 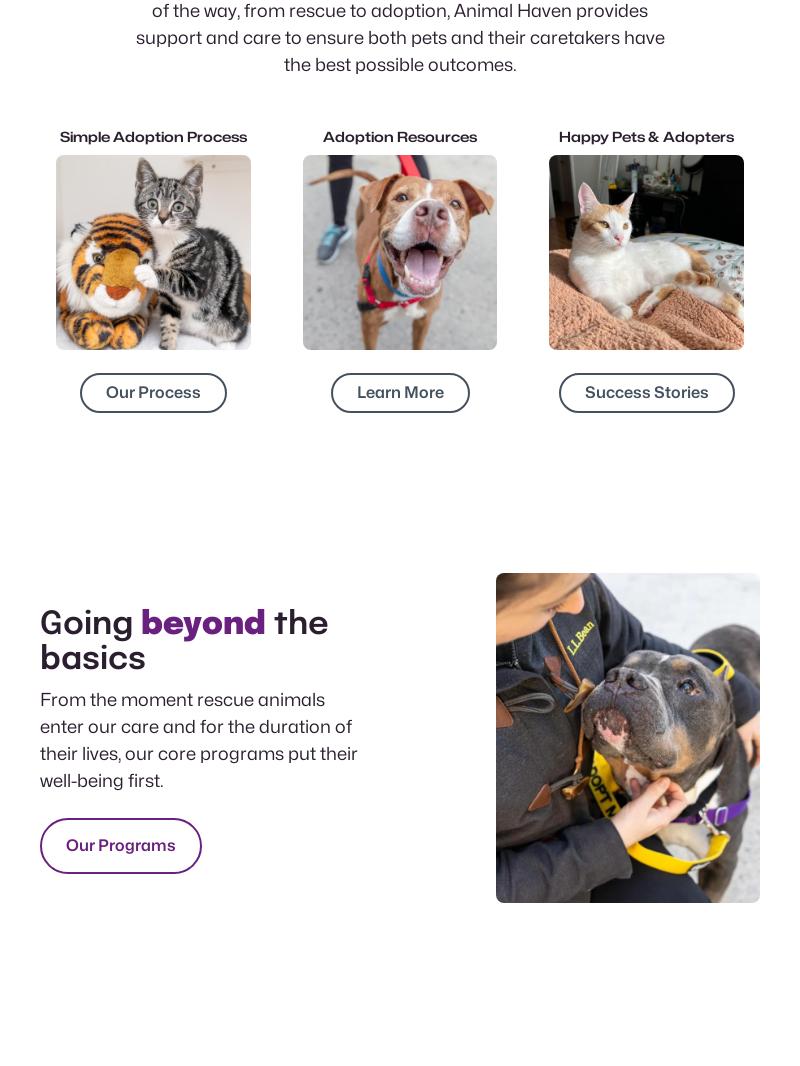 I want to click on 'From the moment rescue animals enter our care and for the duration of their
lives, our core programs put their well-being first.', so click(x=39, y=739).